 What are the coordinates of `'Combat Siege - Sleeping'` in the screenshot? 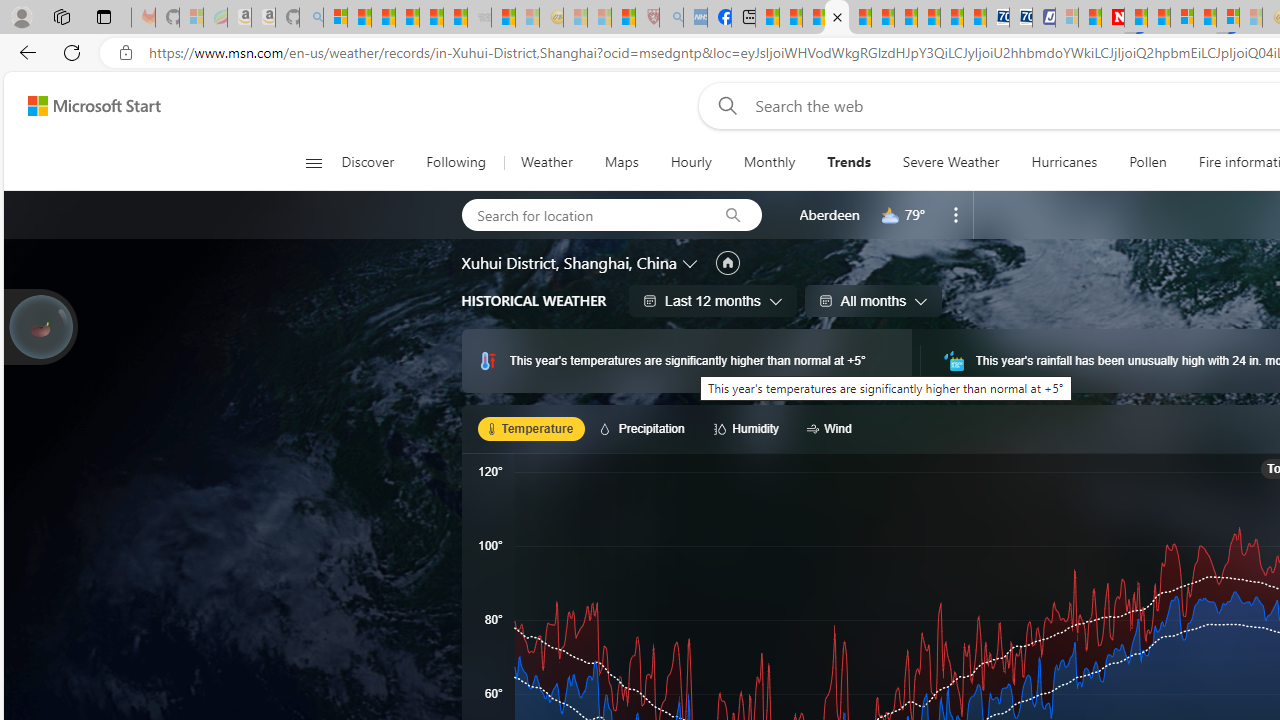 It's located at (480, 17).